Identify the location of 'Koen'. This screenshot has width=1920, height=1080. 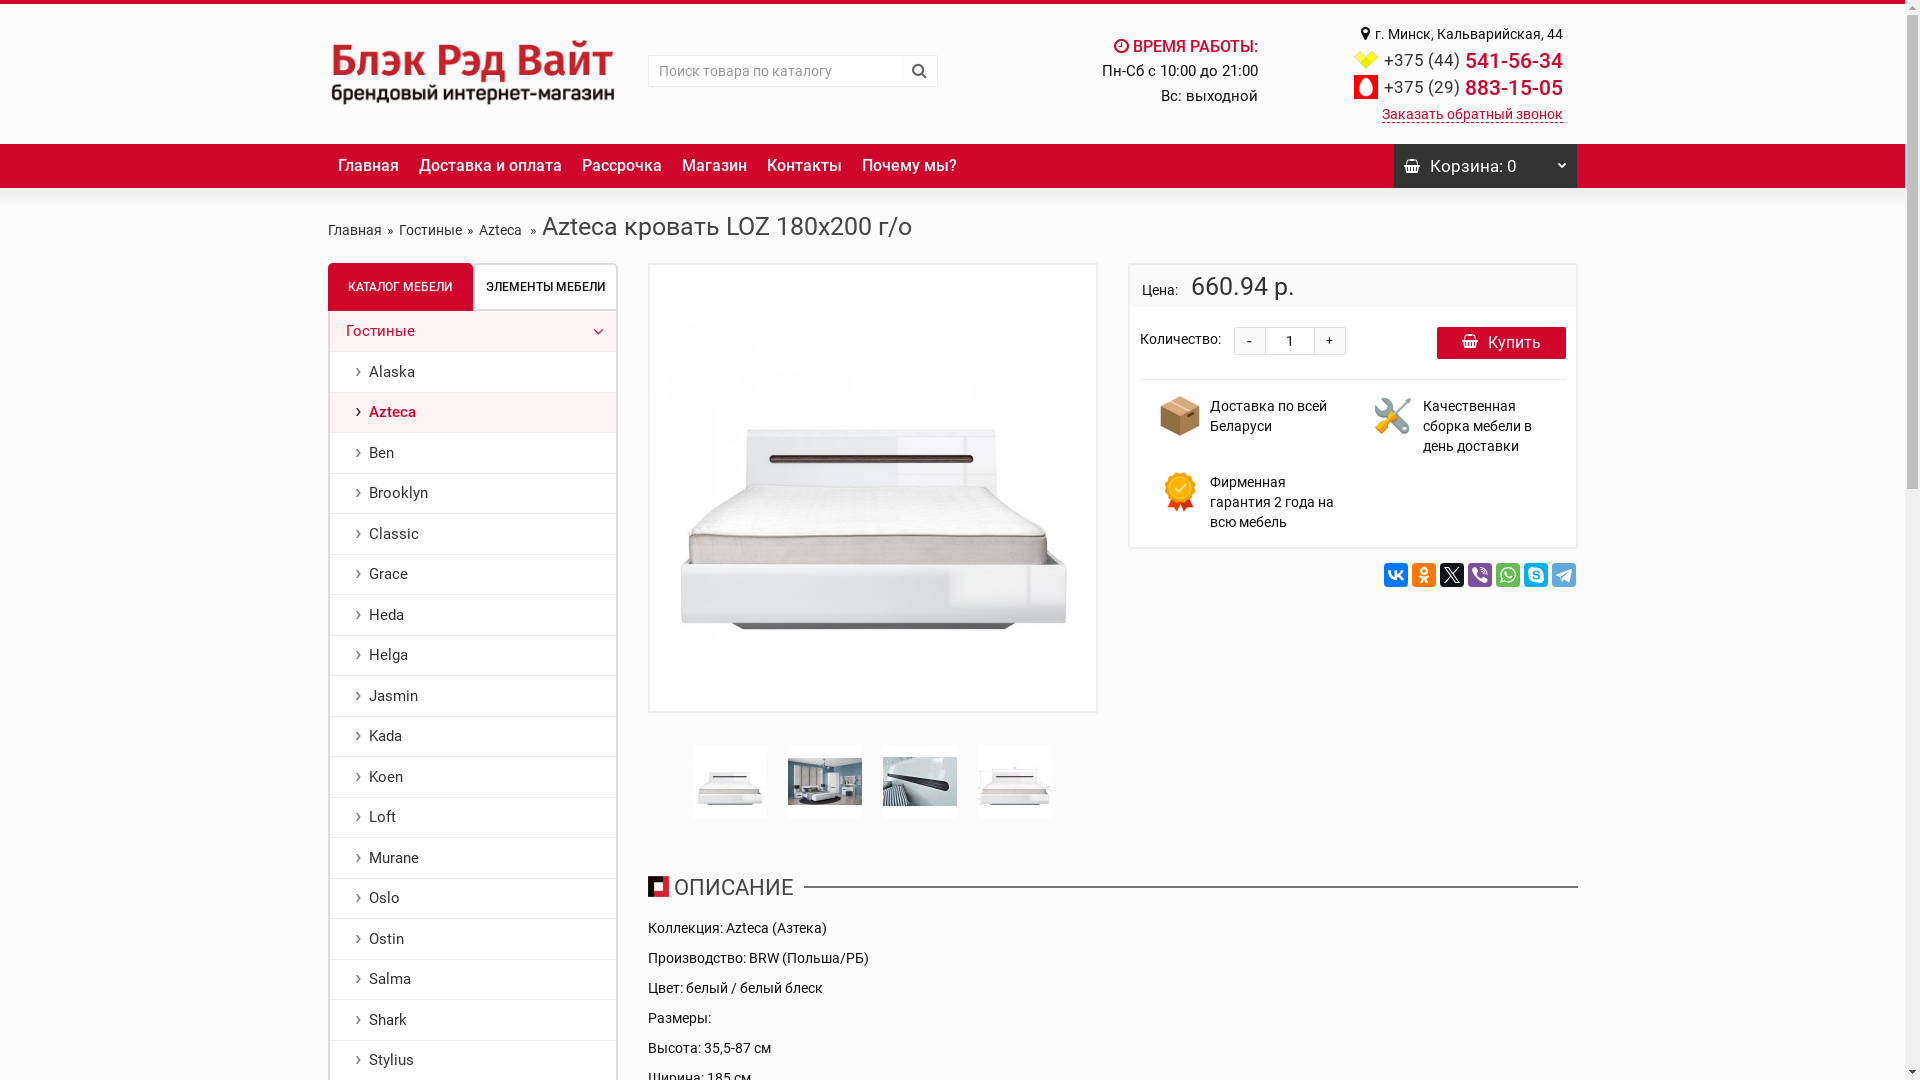
(472, 775).